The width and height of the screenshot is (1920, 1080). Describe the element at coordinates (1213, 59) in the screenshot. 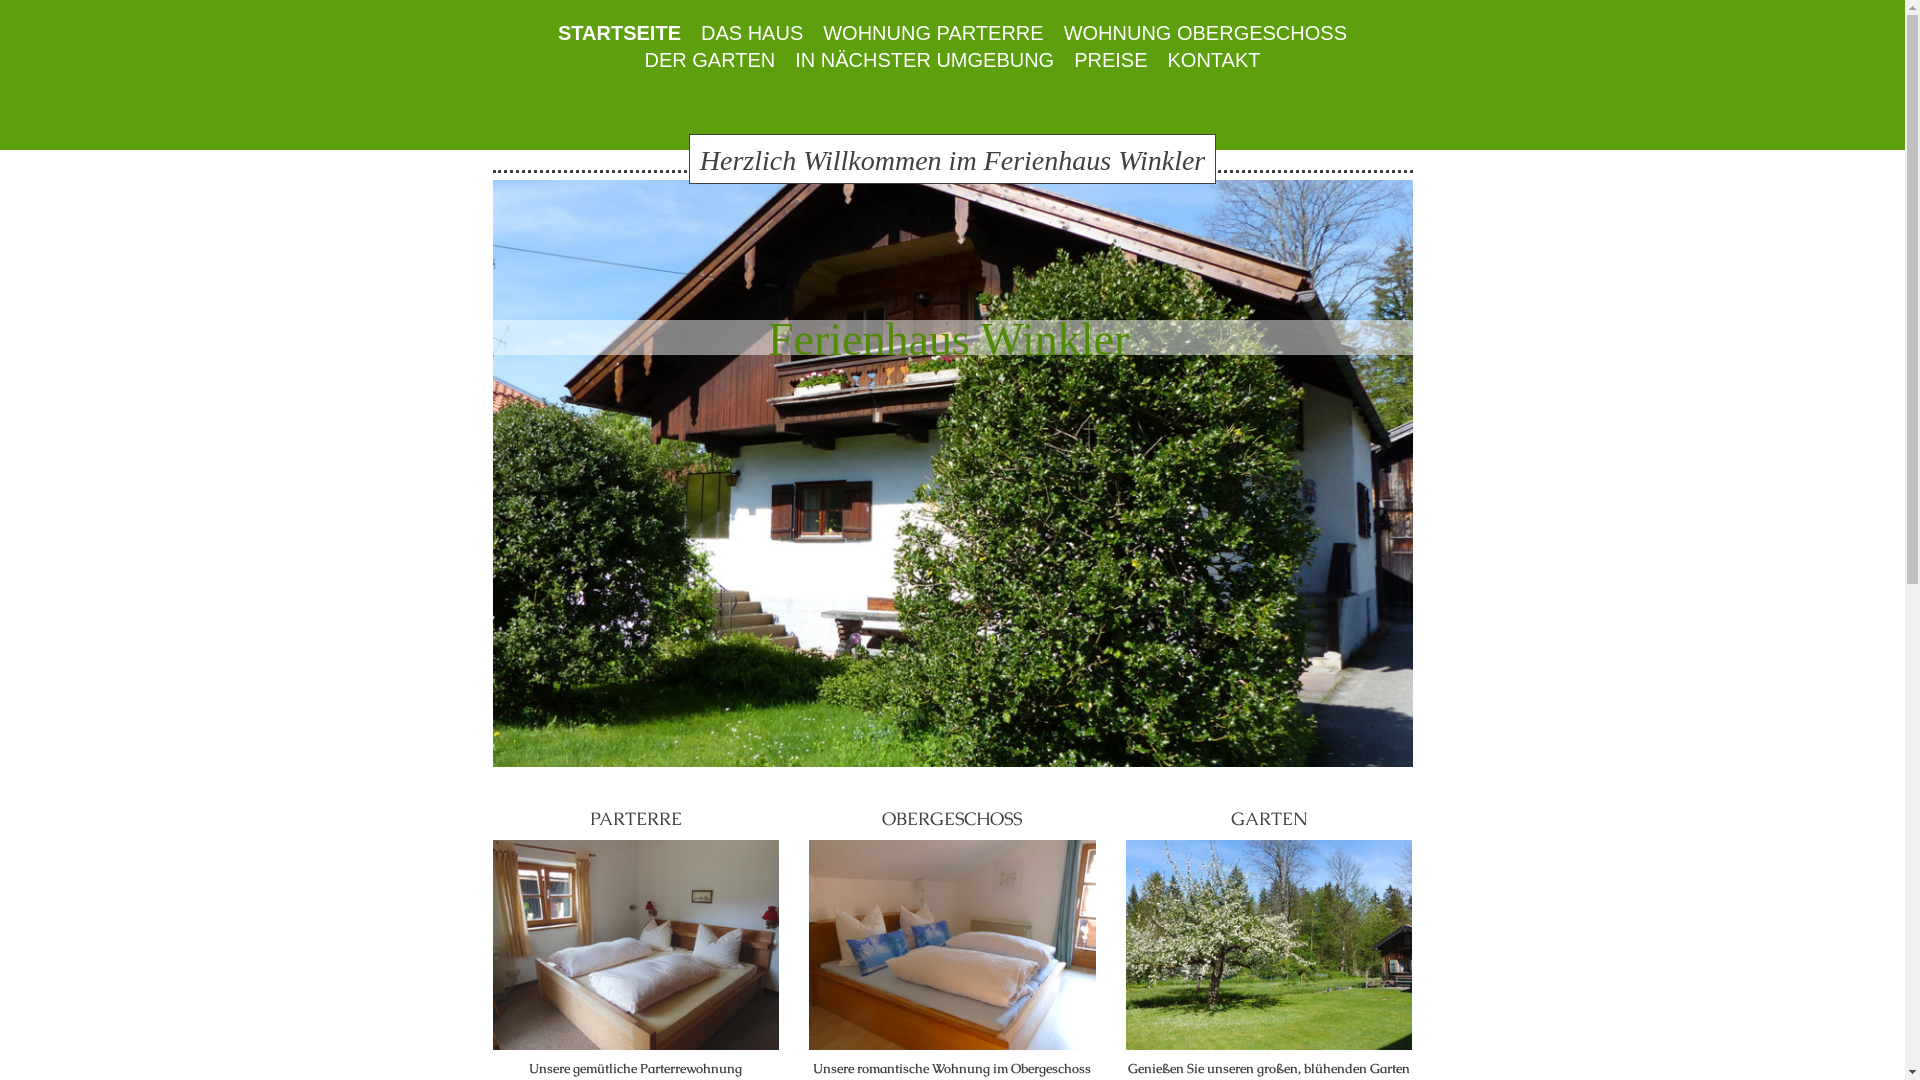

I see `'KONTAKT'` at that location.